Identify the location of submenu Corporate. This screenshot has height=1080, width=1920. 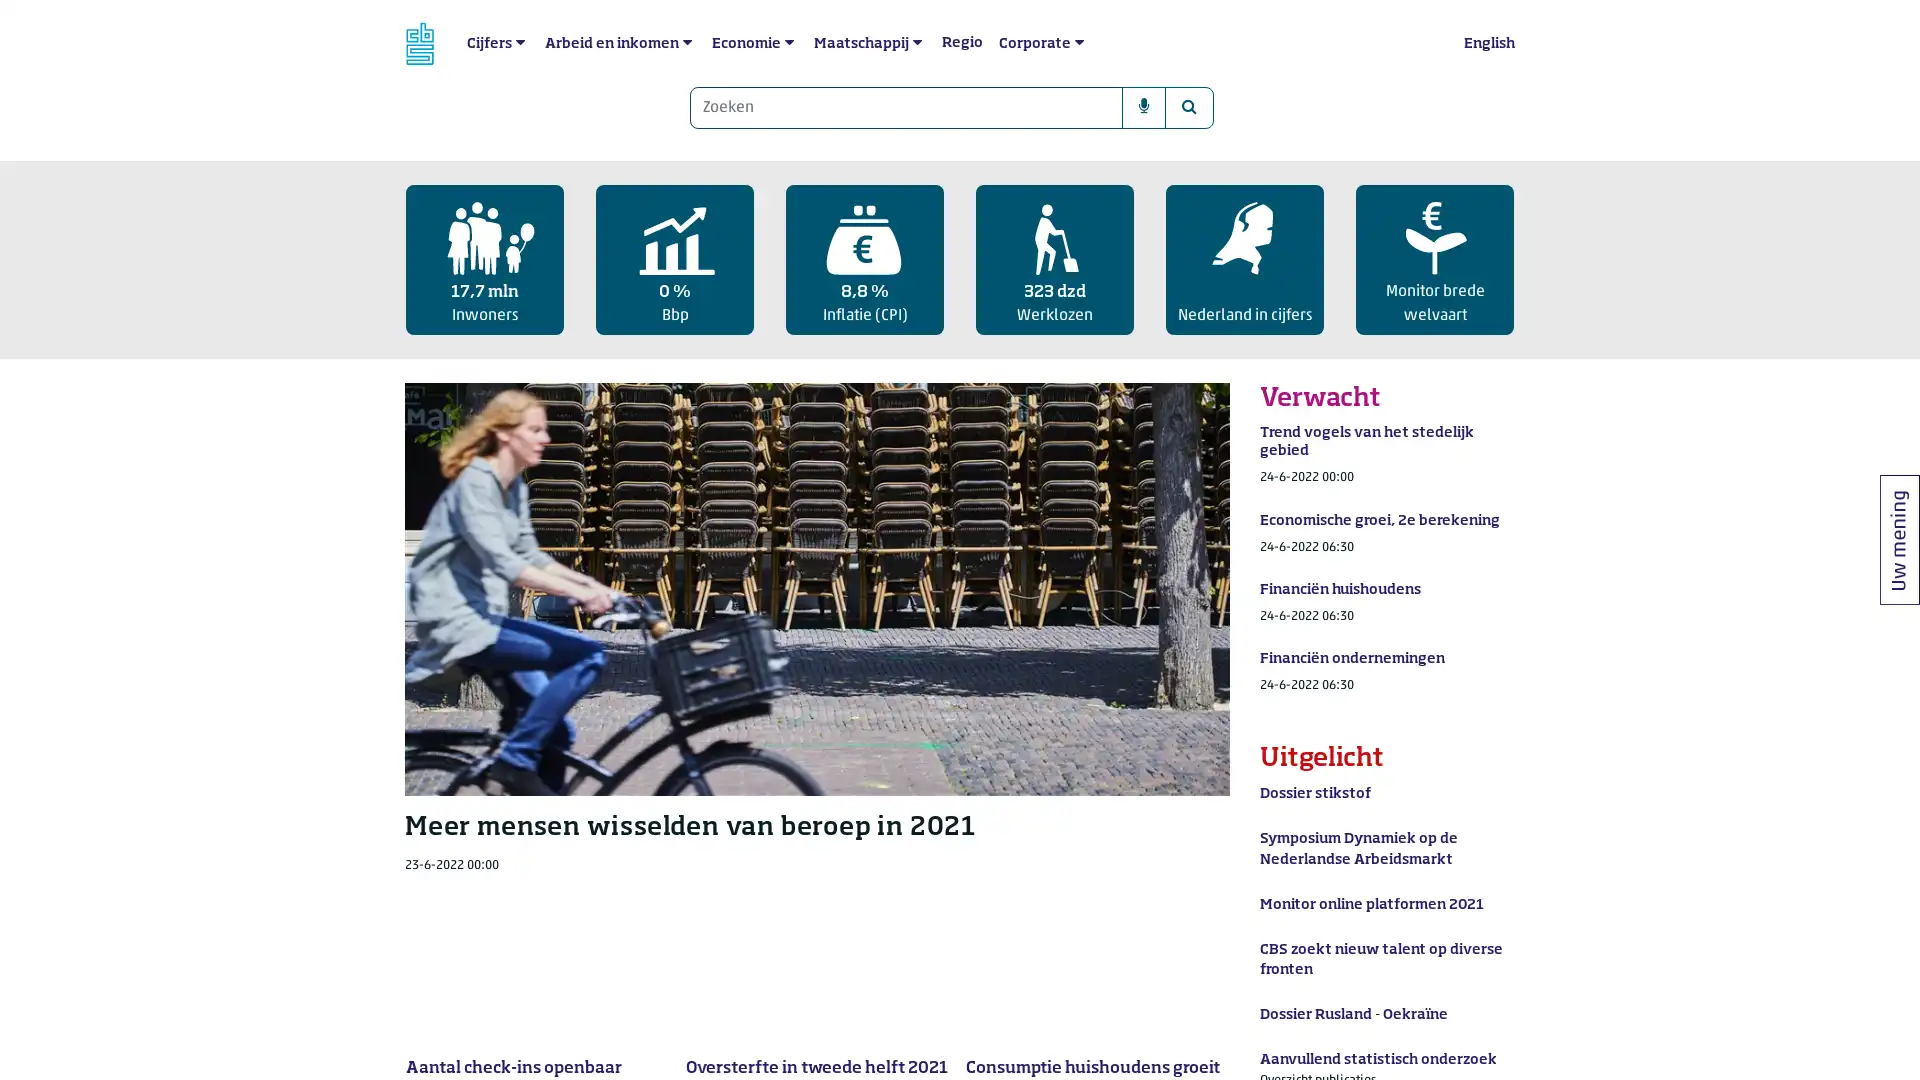
(1078, 42).